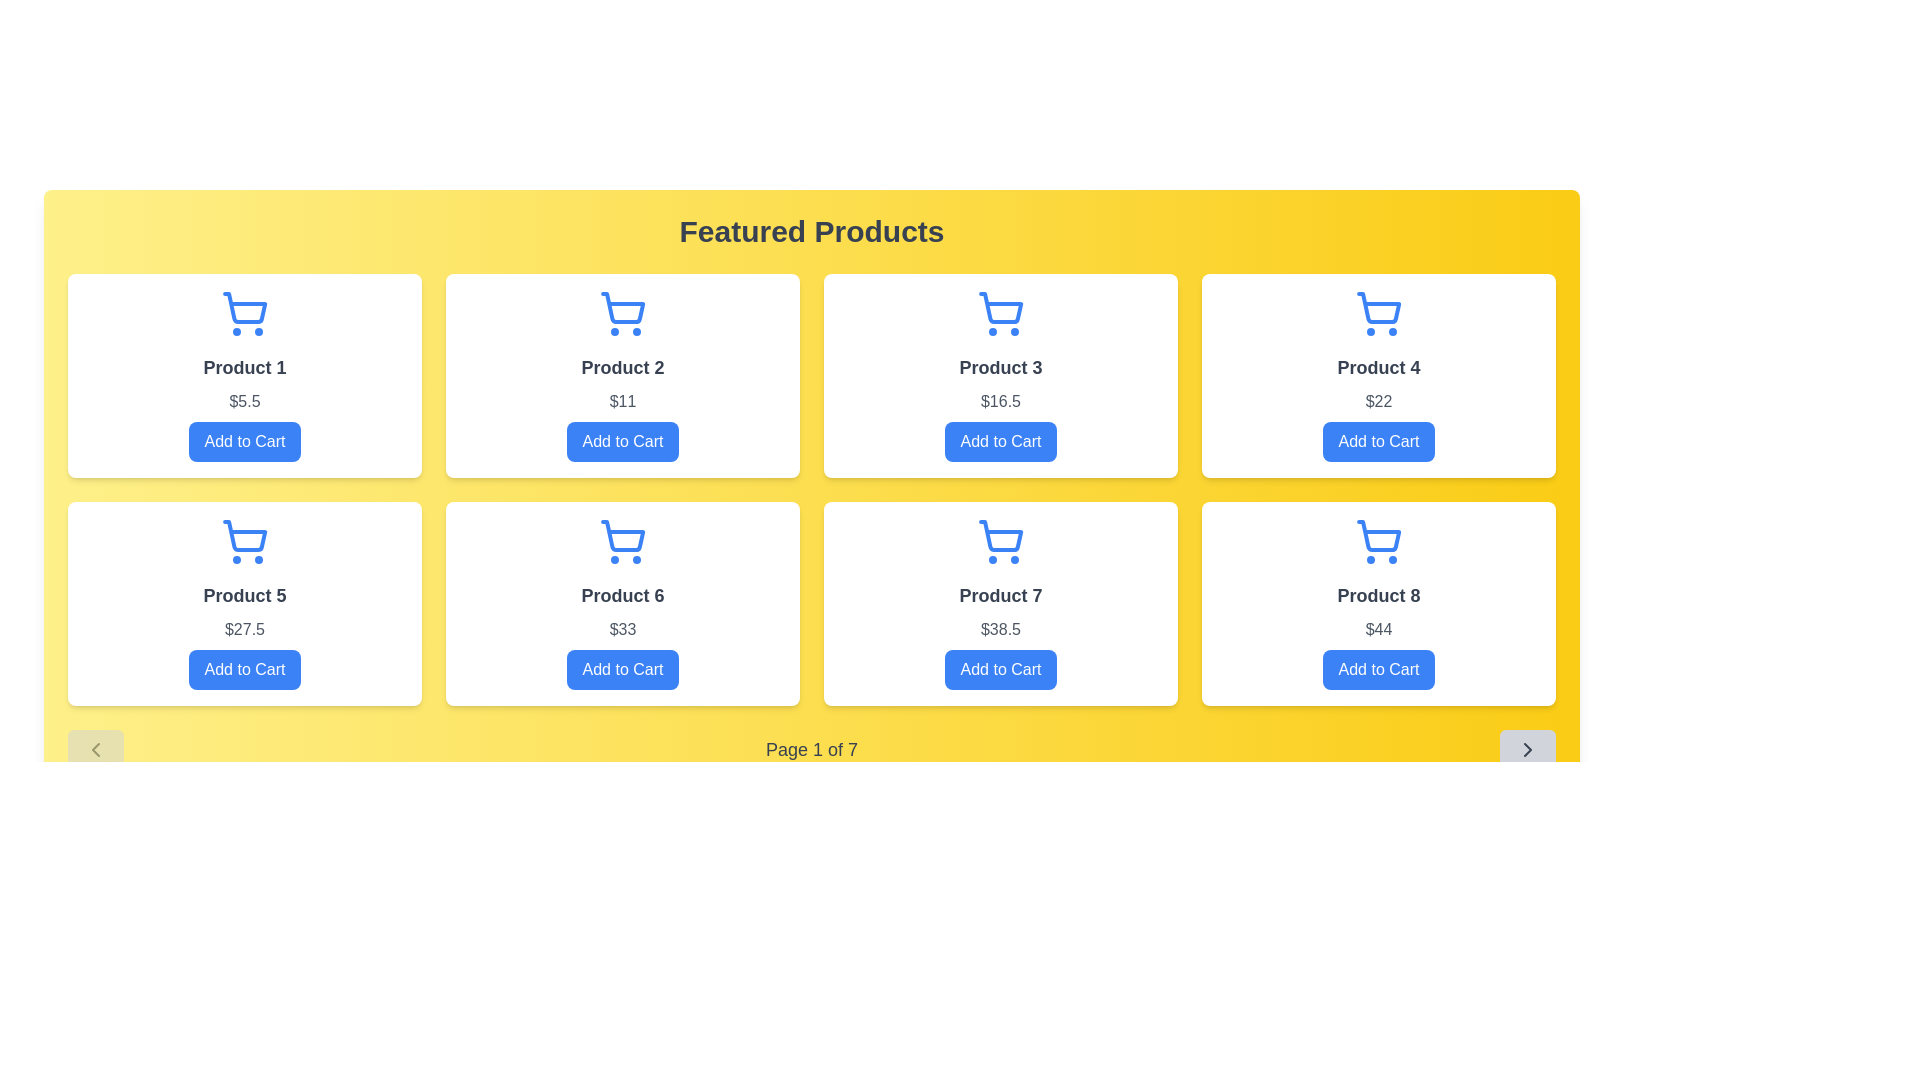 Image resolution: width=1920 pixels, height=1080 pixels. I want to click on the shopping icon positioned in the top-middle area of the product card for 'Product 5', located directly above the text '$27.5' and 'Add to Cart', so click(243, 542).